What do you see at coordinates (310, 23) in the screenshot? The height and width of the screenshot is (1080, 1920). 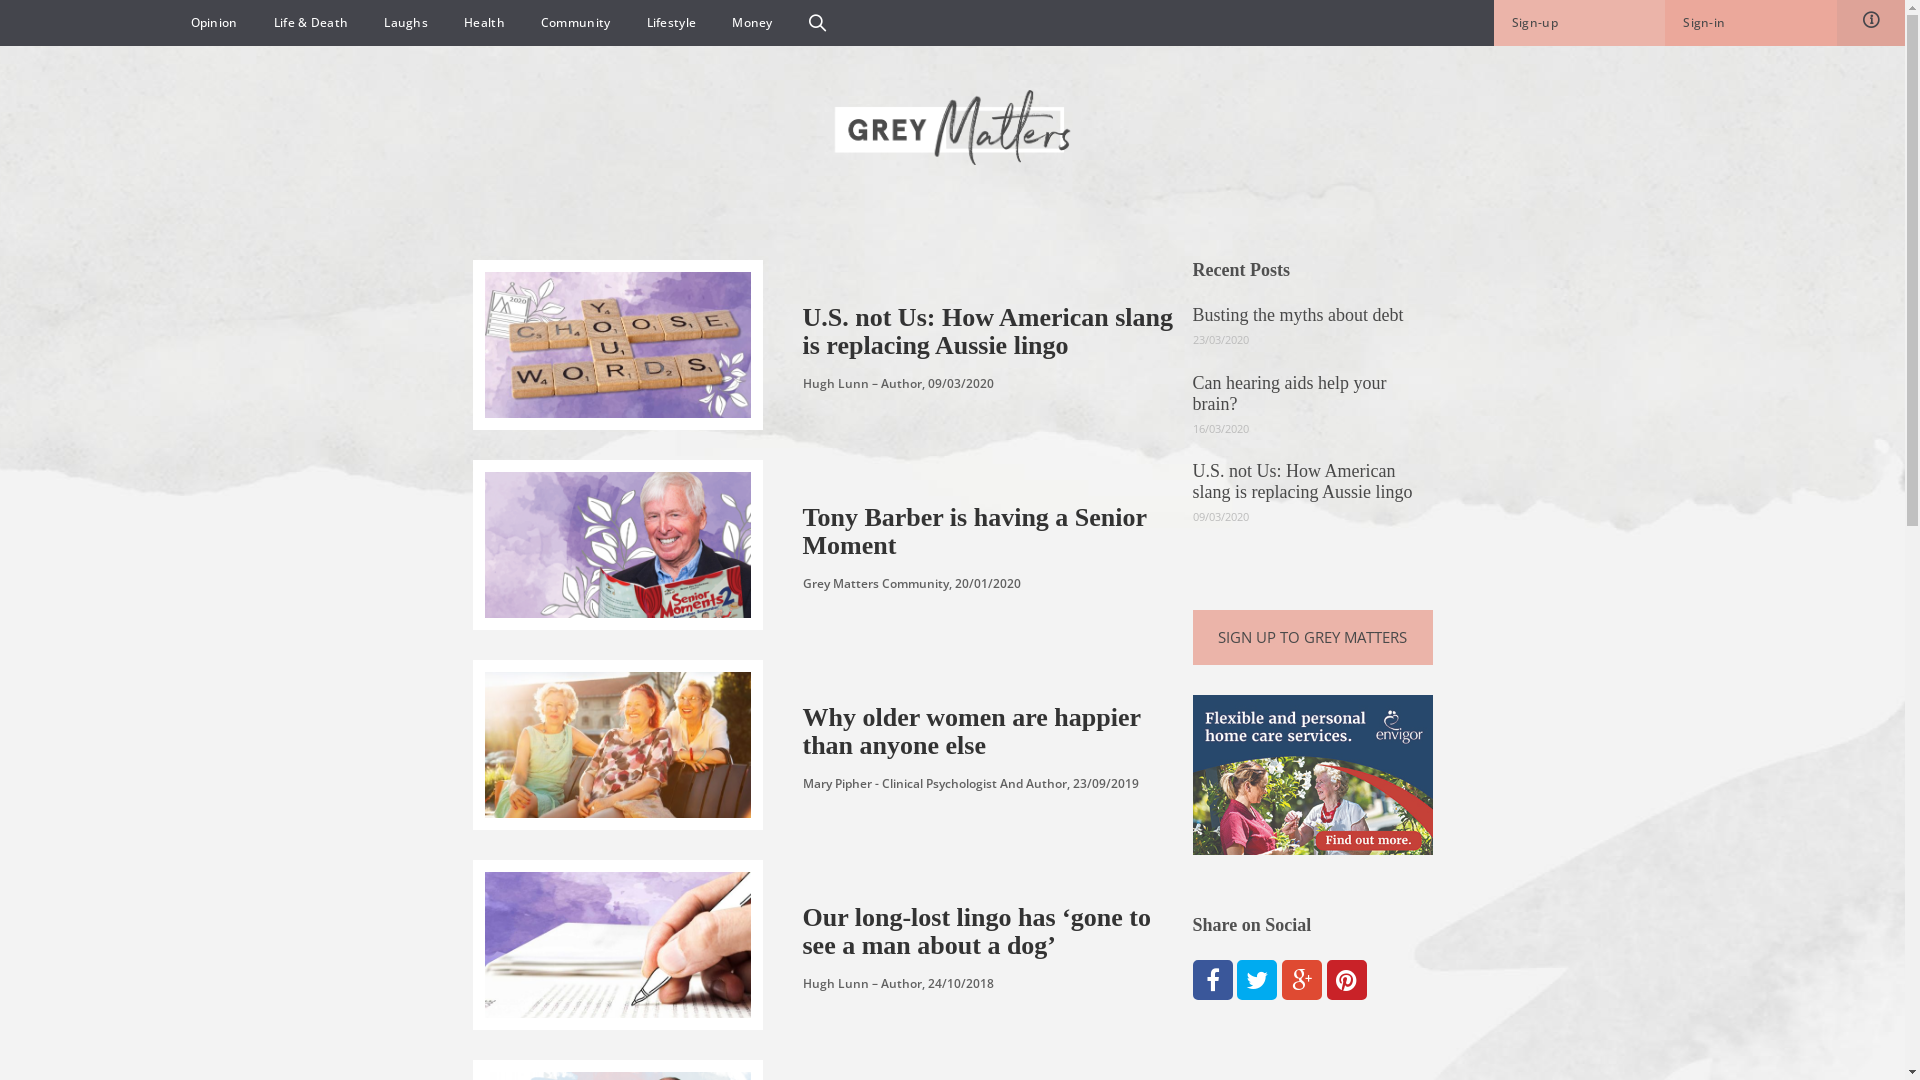 I see `'Life & Death'` at bounding box center [310, 23].